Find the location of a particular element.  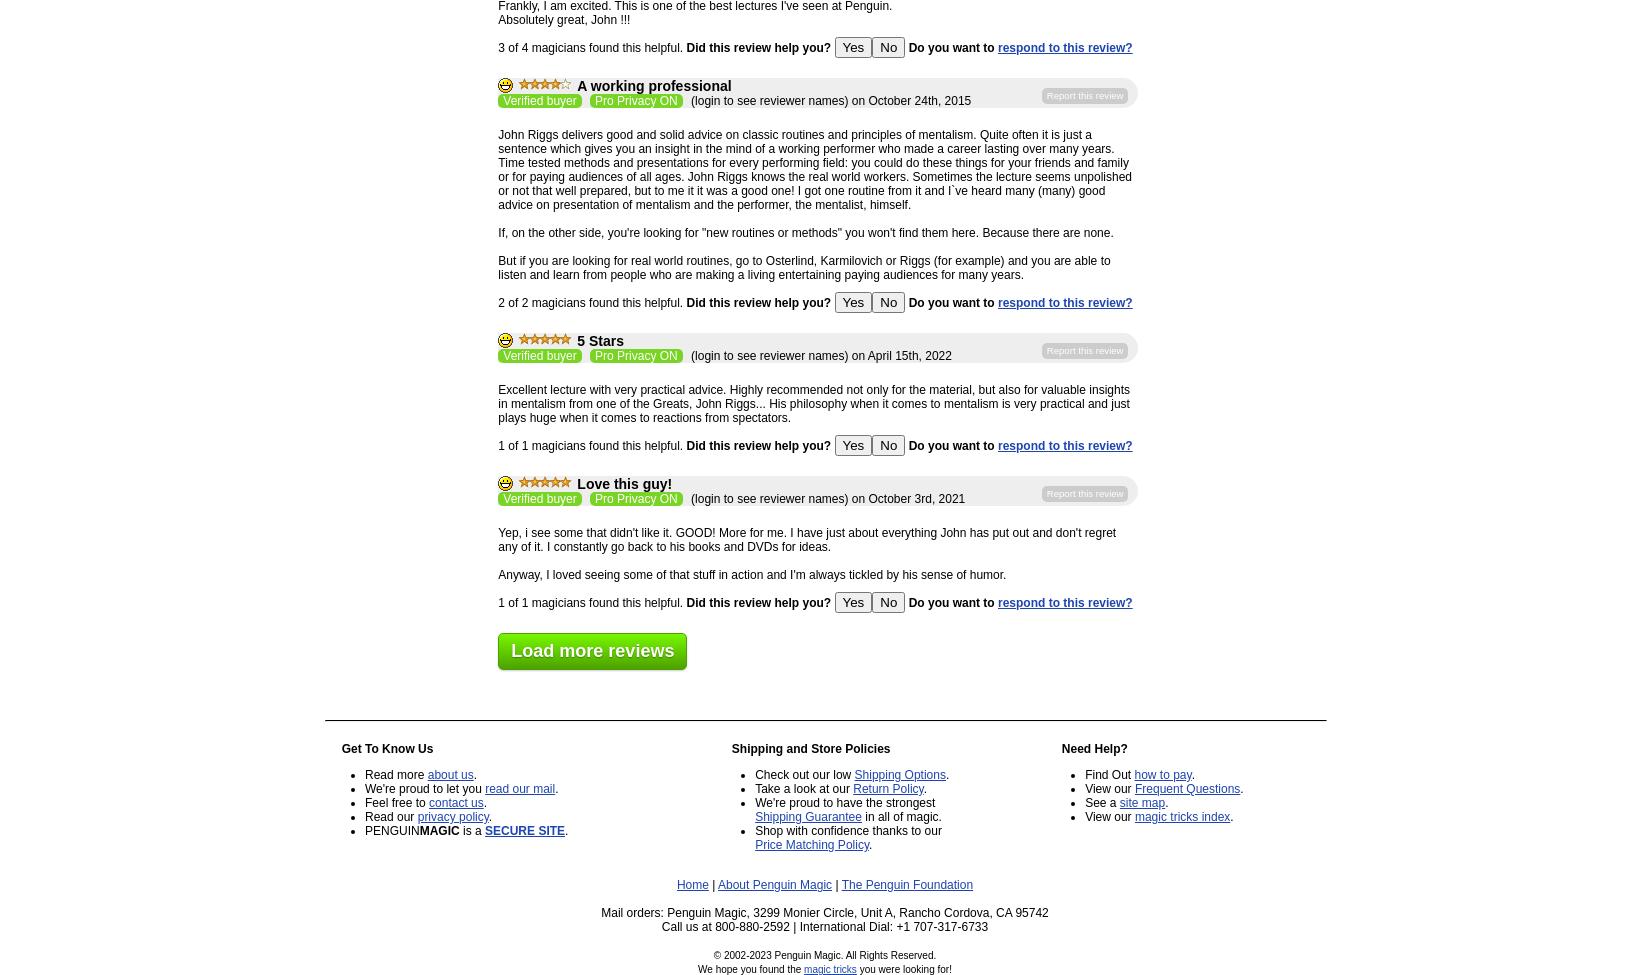

'Shipping and Store Policies' is located at coordinates (801, 747).